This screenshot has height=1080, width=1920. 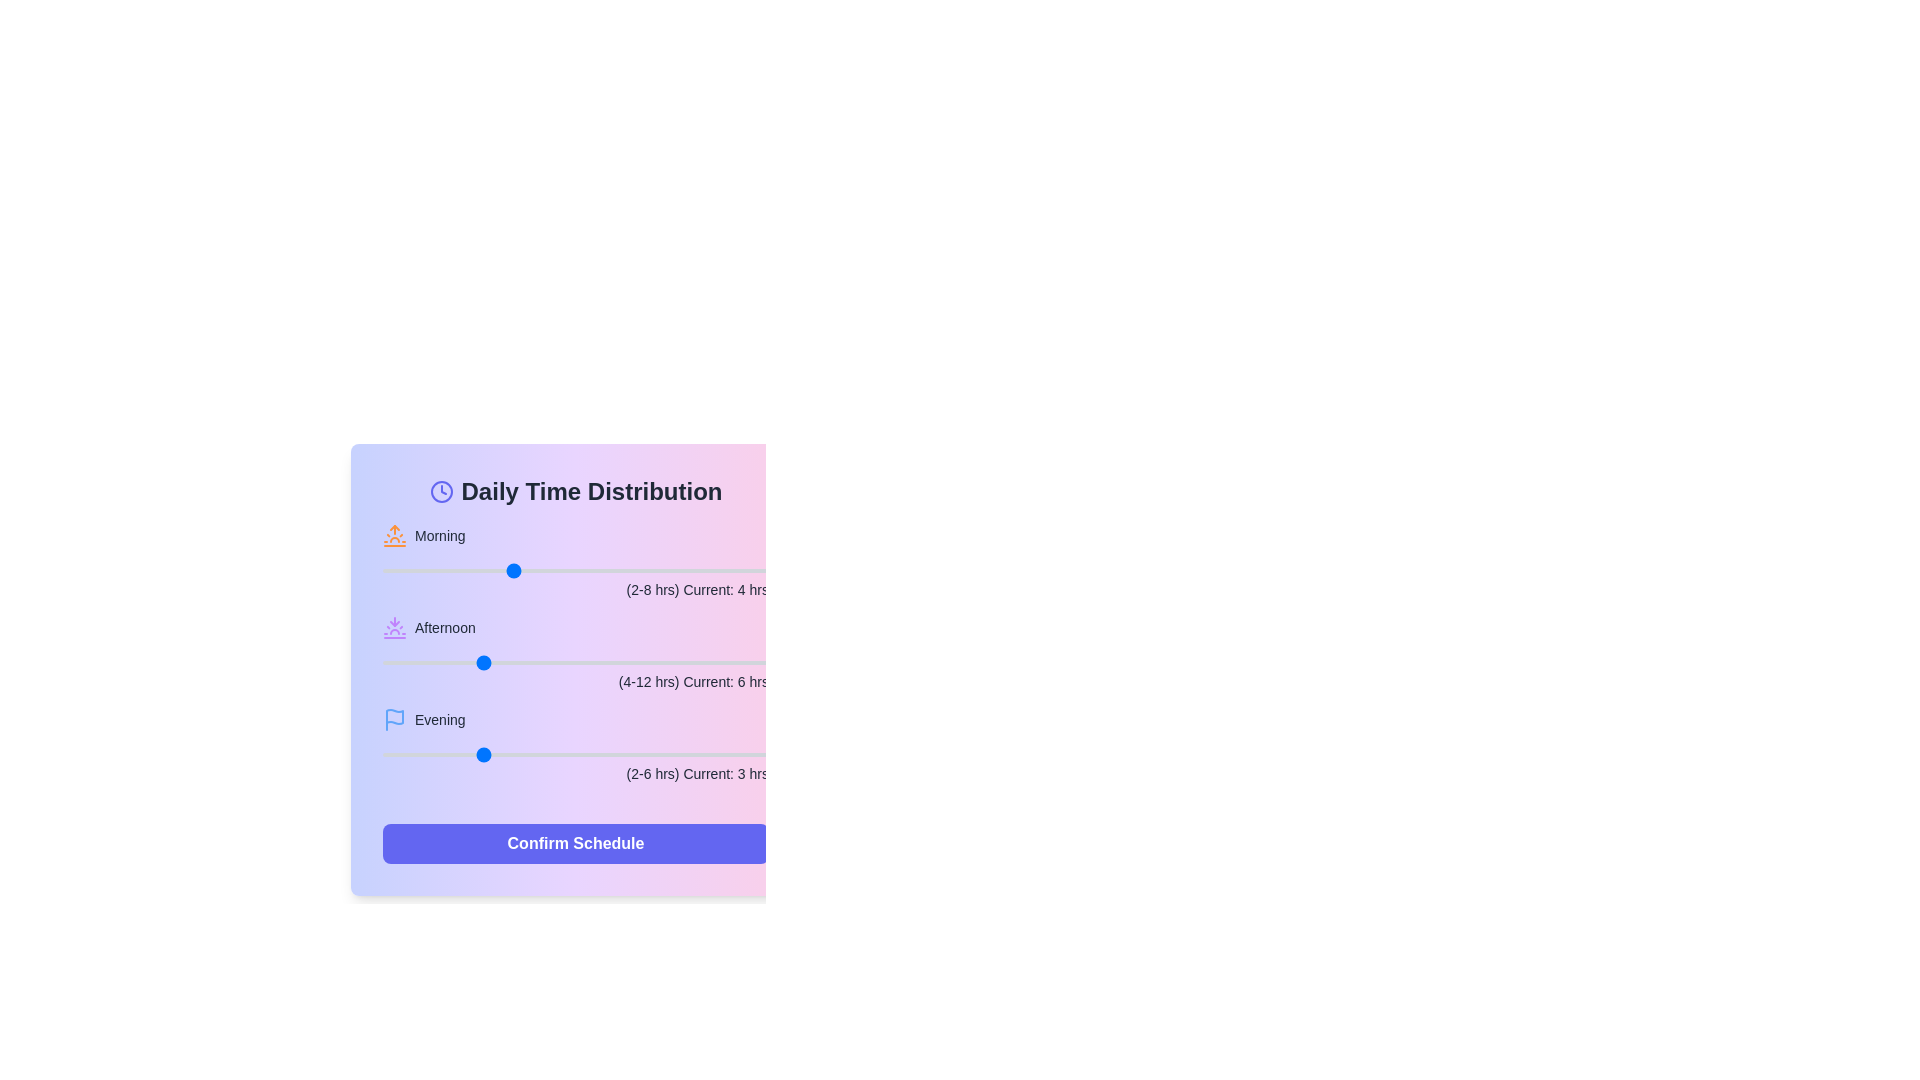 What do you see at coordinates (446, 570) in the screenshot?
I see `the slider for morning hours` at bounding box center [446, 570].